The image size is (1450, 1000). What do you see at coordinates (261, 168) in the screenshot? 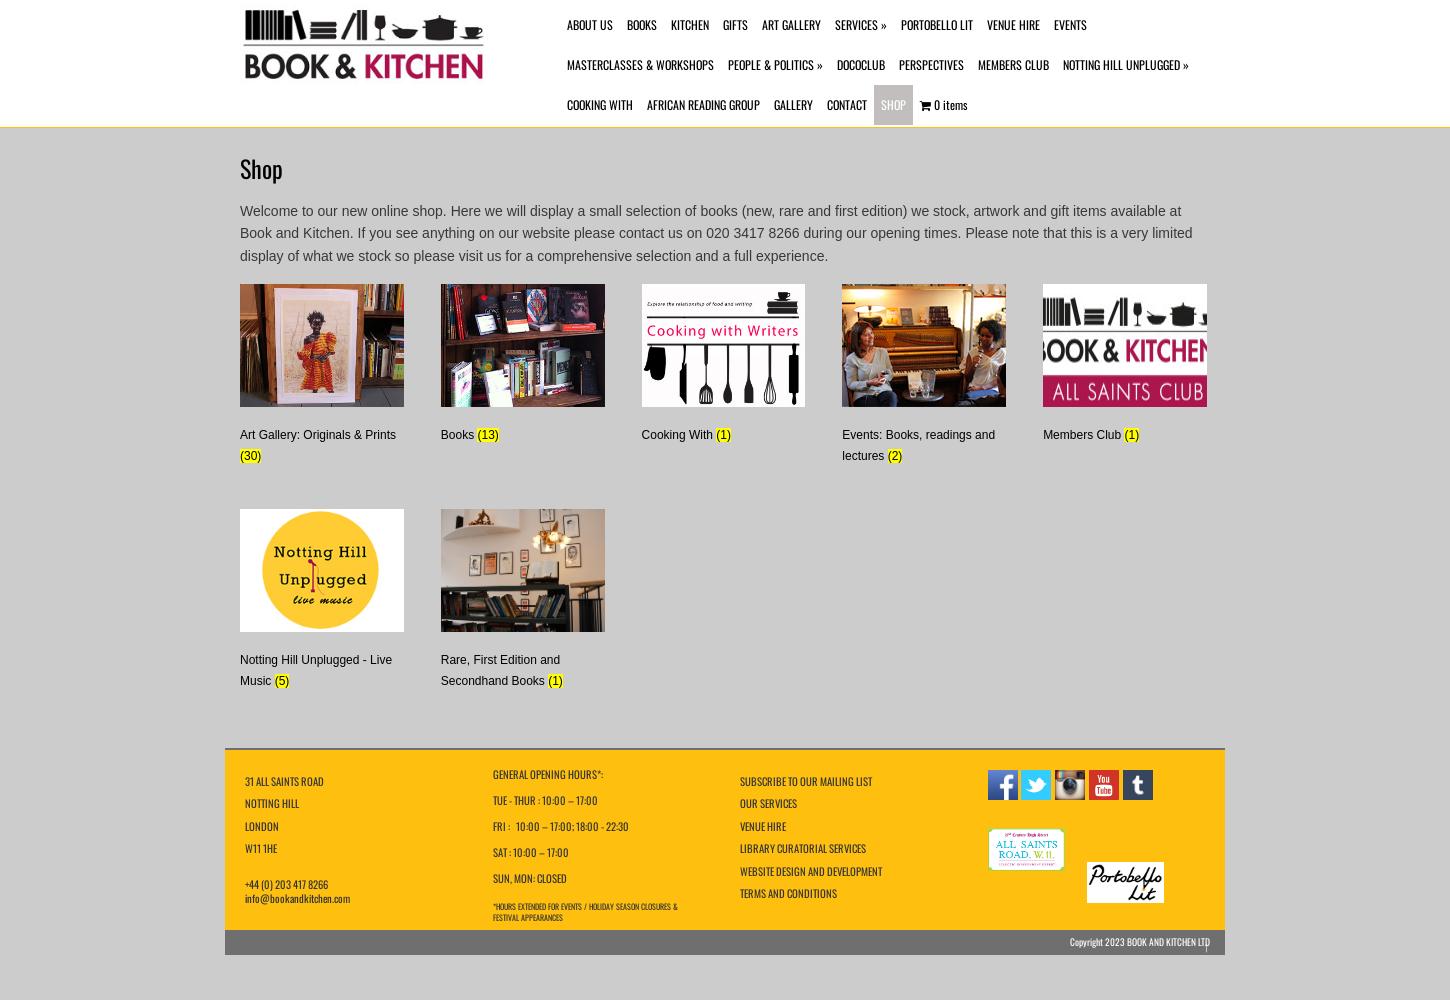
I see `'Shop'` at bounding box center [261, 168].